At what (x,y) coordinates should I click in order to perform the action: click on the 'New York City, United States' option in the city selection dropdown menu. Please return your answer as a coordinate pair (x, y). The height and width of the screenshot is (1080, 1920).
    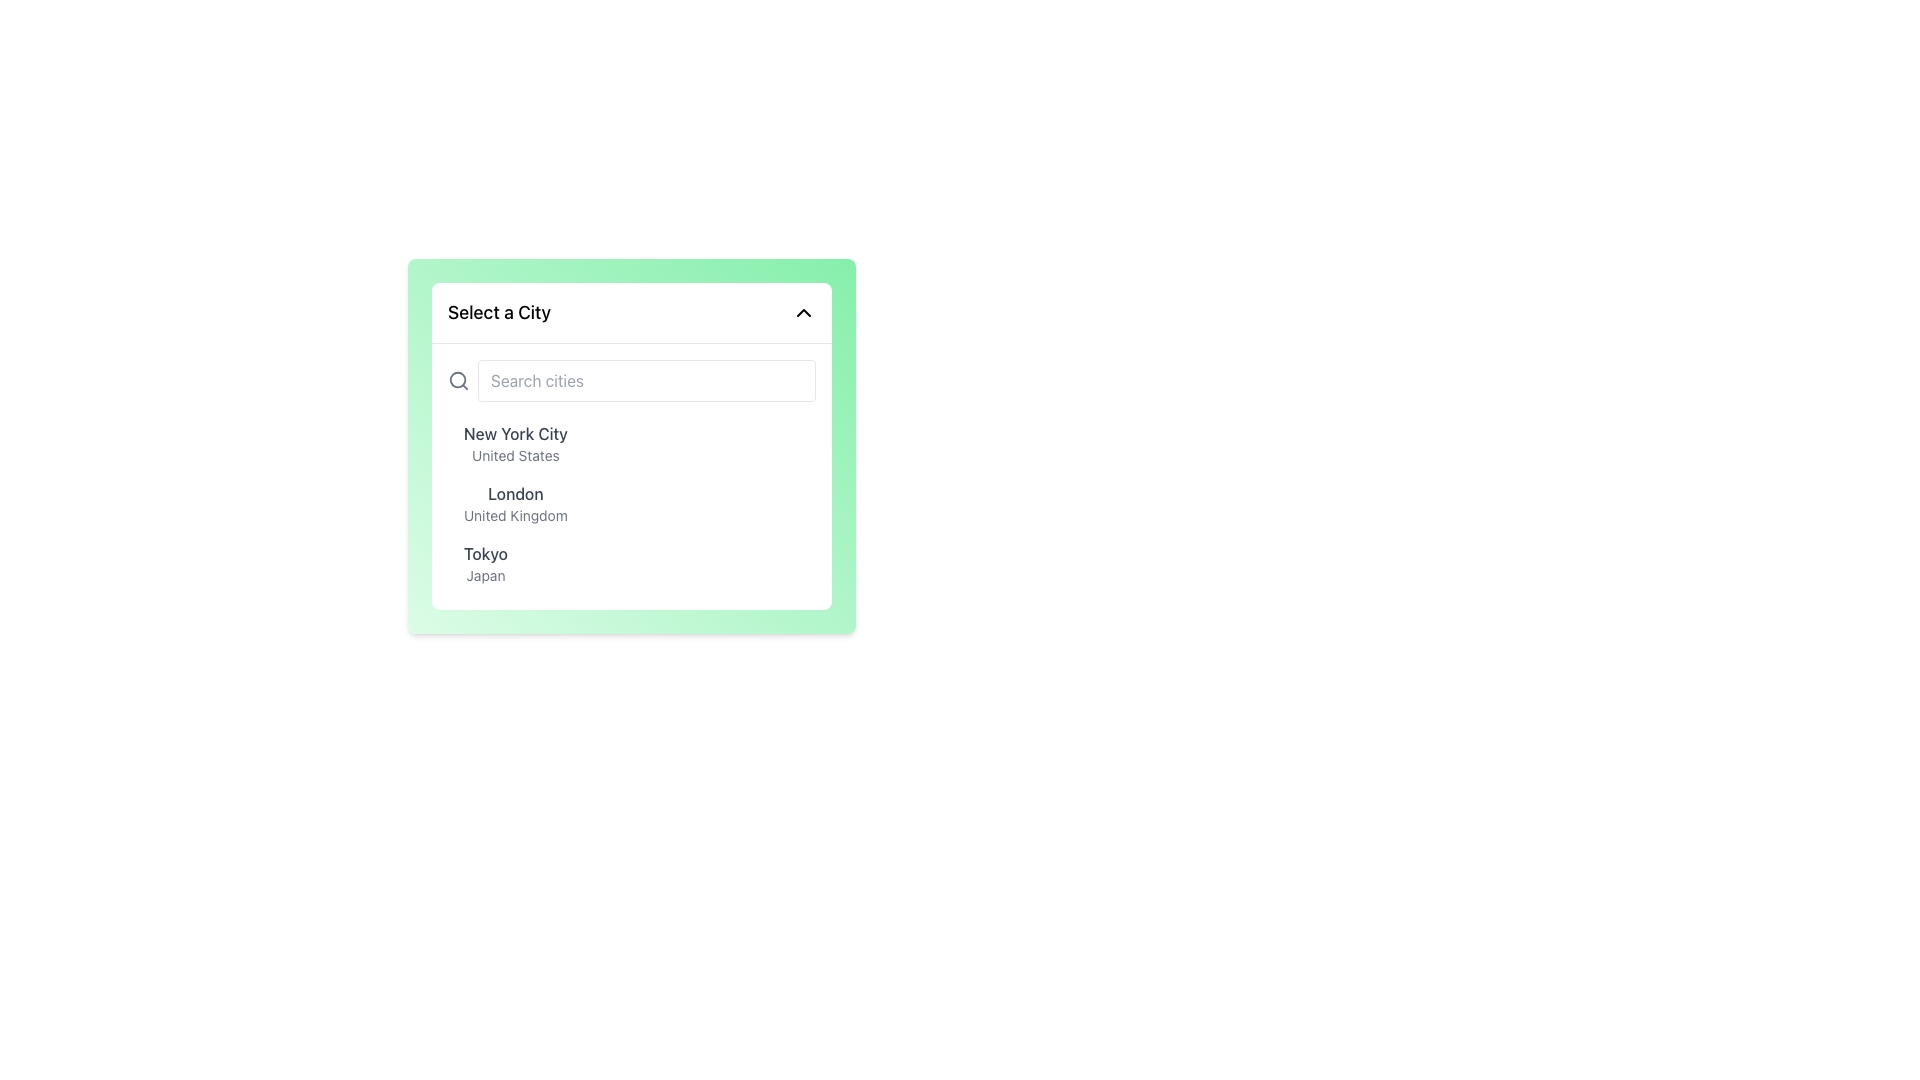
    Looking at the image, I should click on (515, 442).